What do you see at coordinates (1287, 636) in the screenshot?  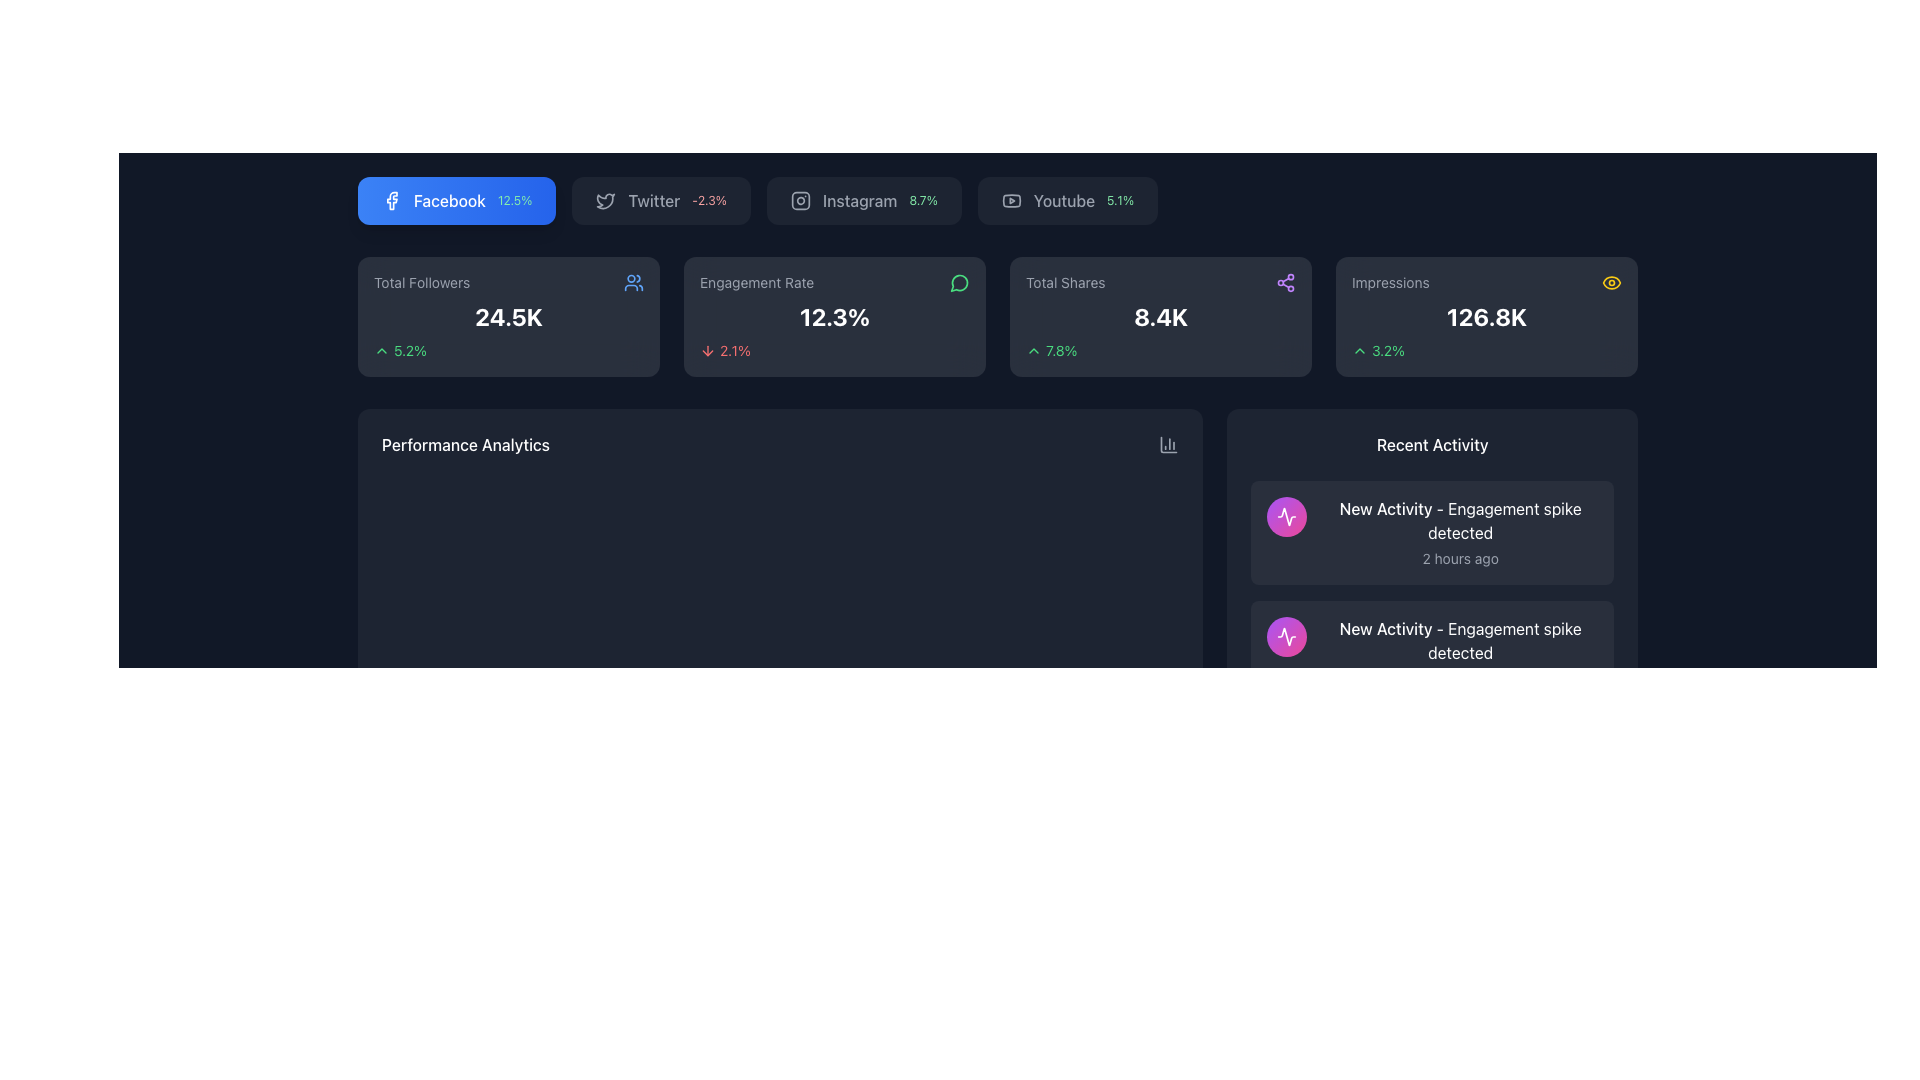 I see `the circular gradient button transitioning from purple to pink located at the top-left corner of the second activity card in the right column, just below the 'New Activity - Engagement spike detected' text` at bounding box center [1287, 636].